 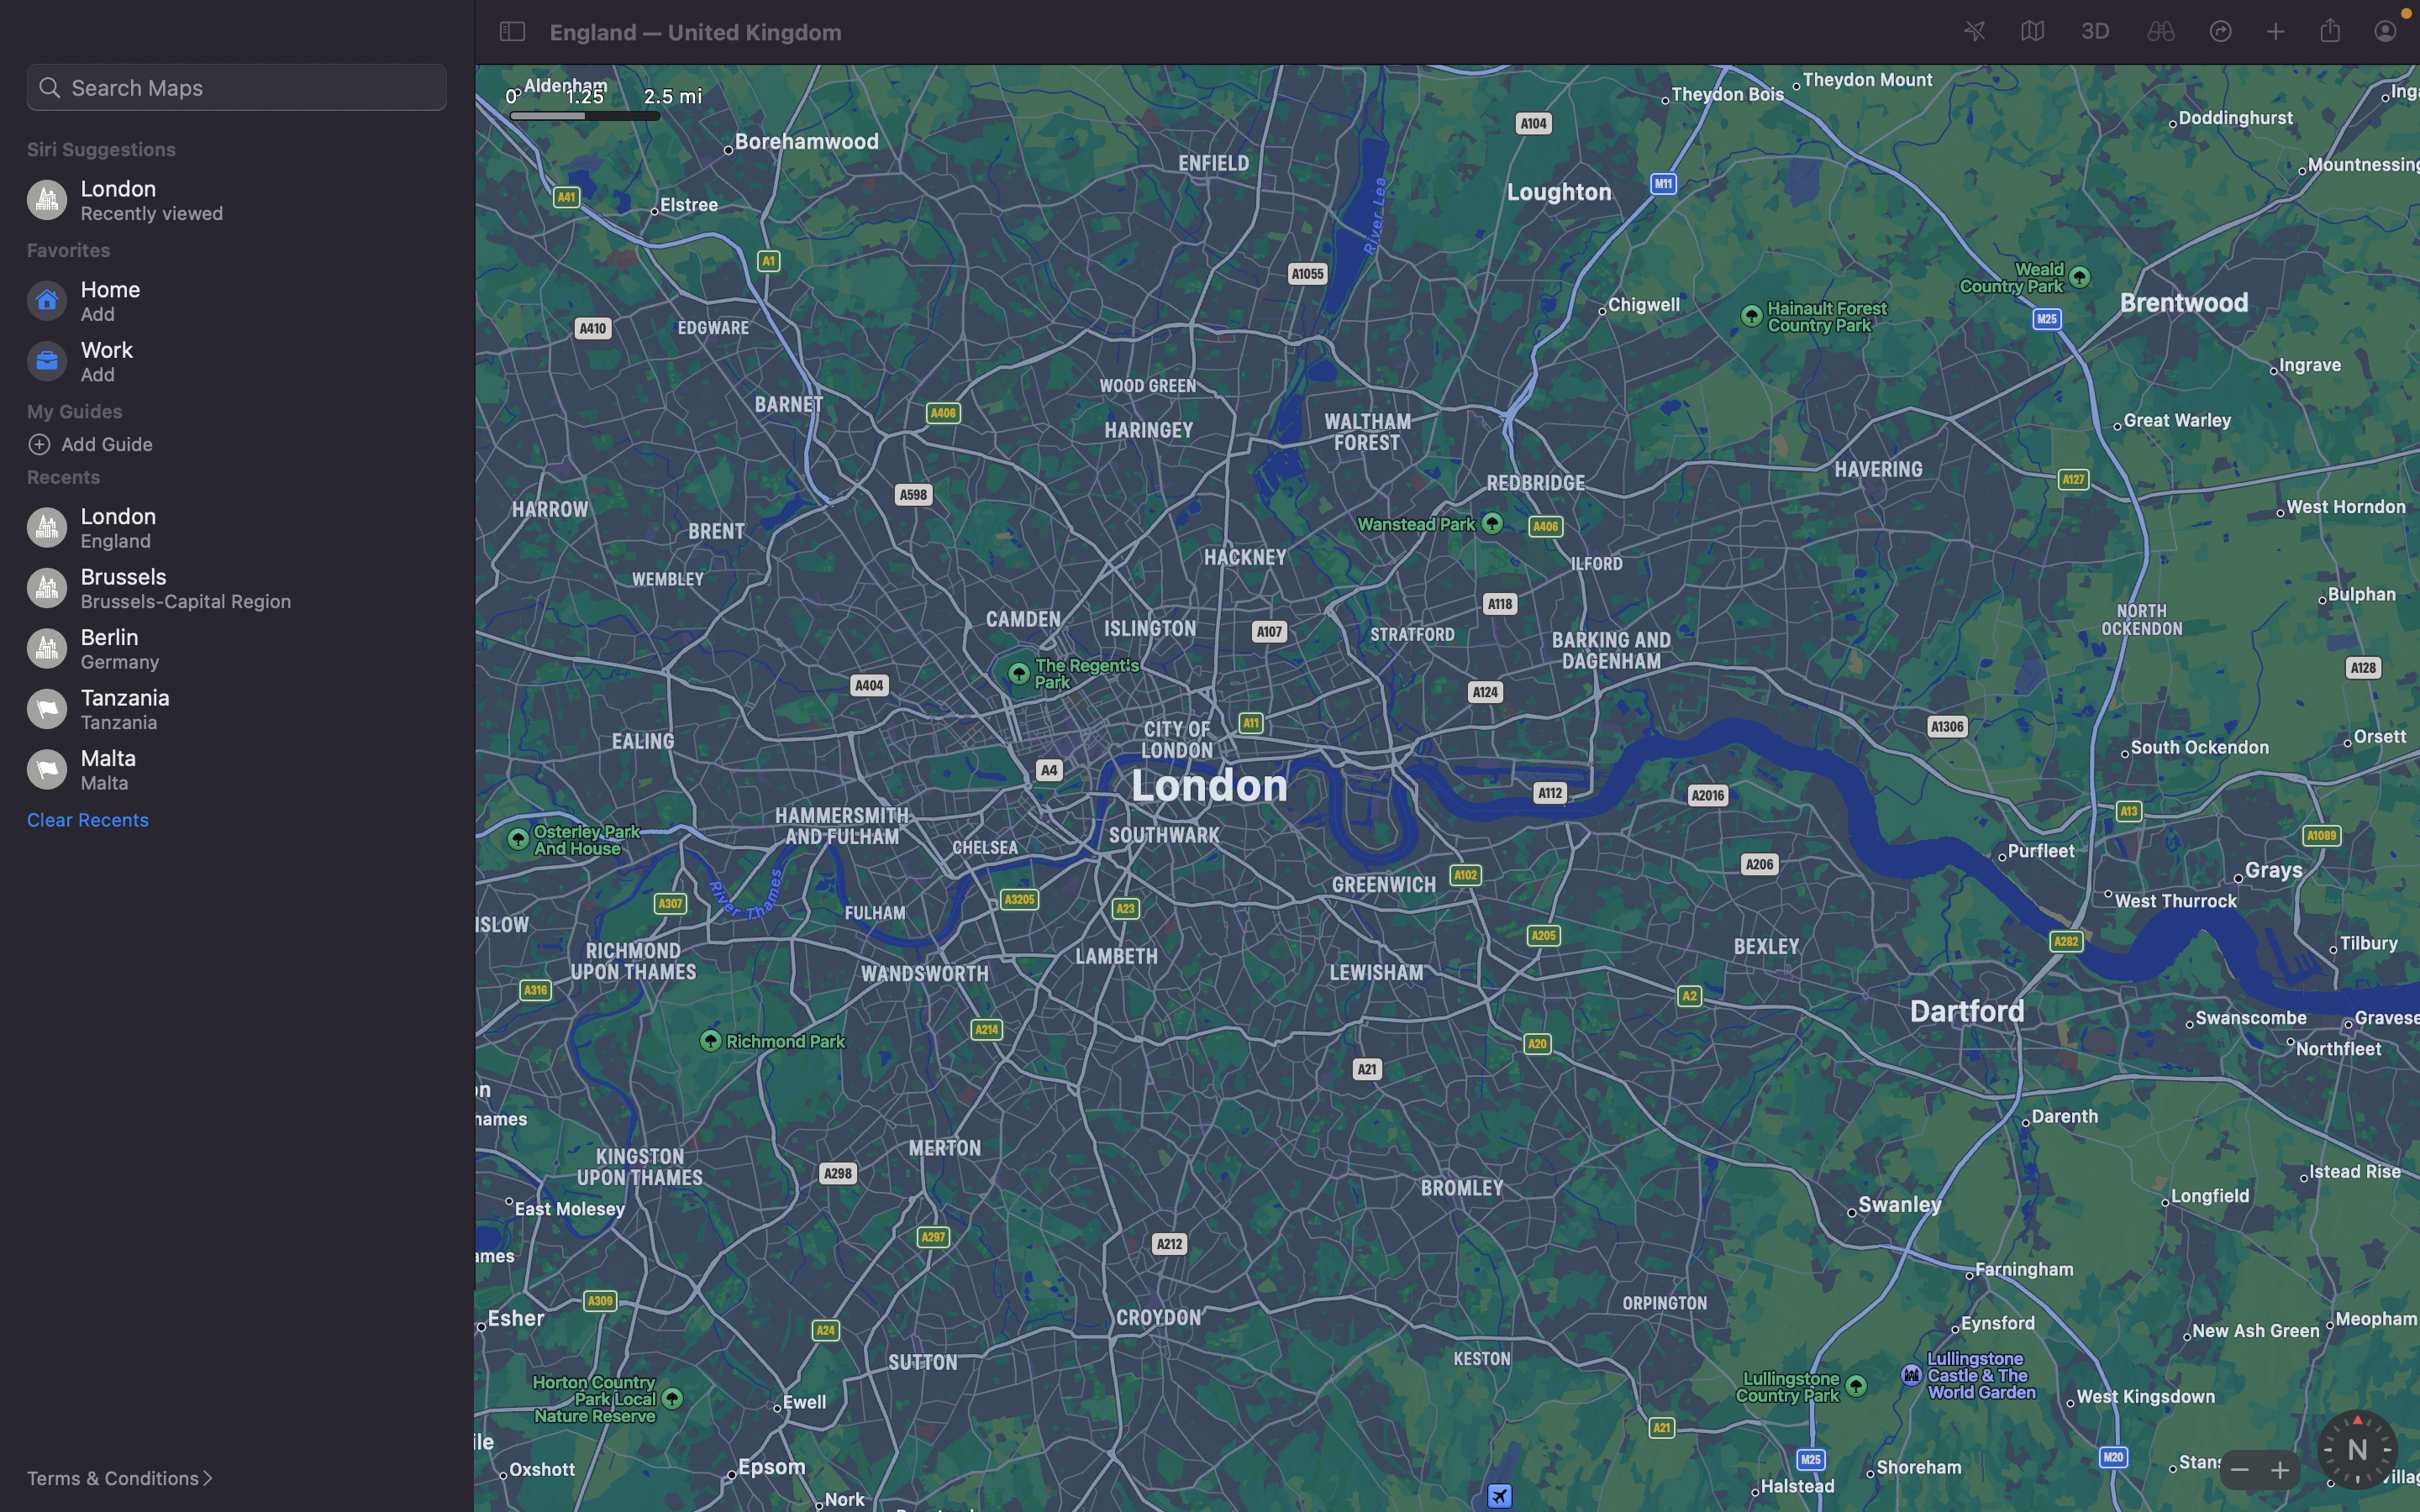 I want to click on Switch the map interface to a satellite image, so click(x=2029, y=32).